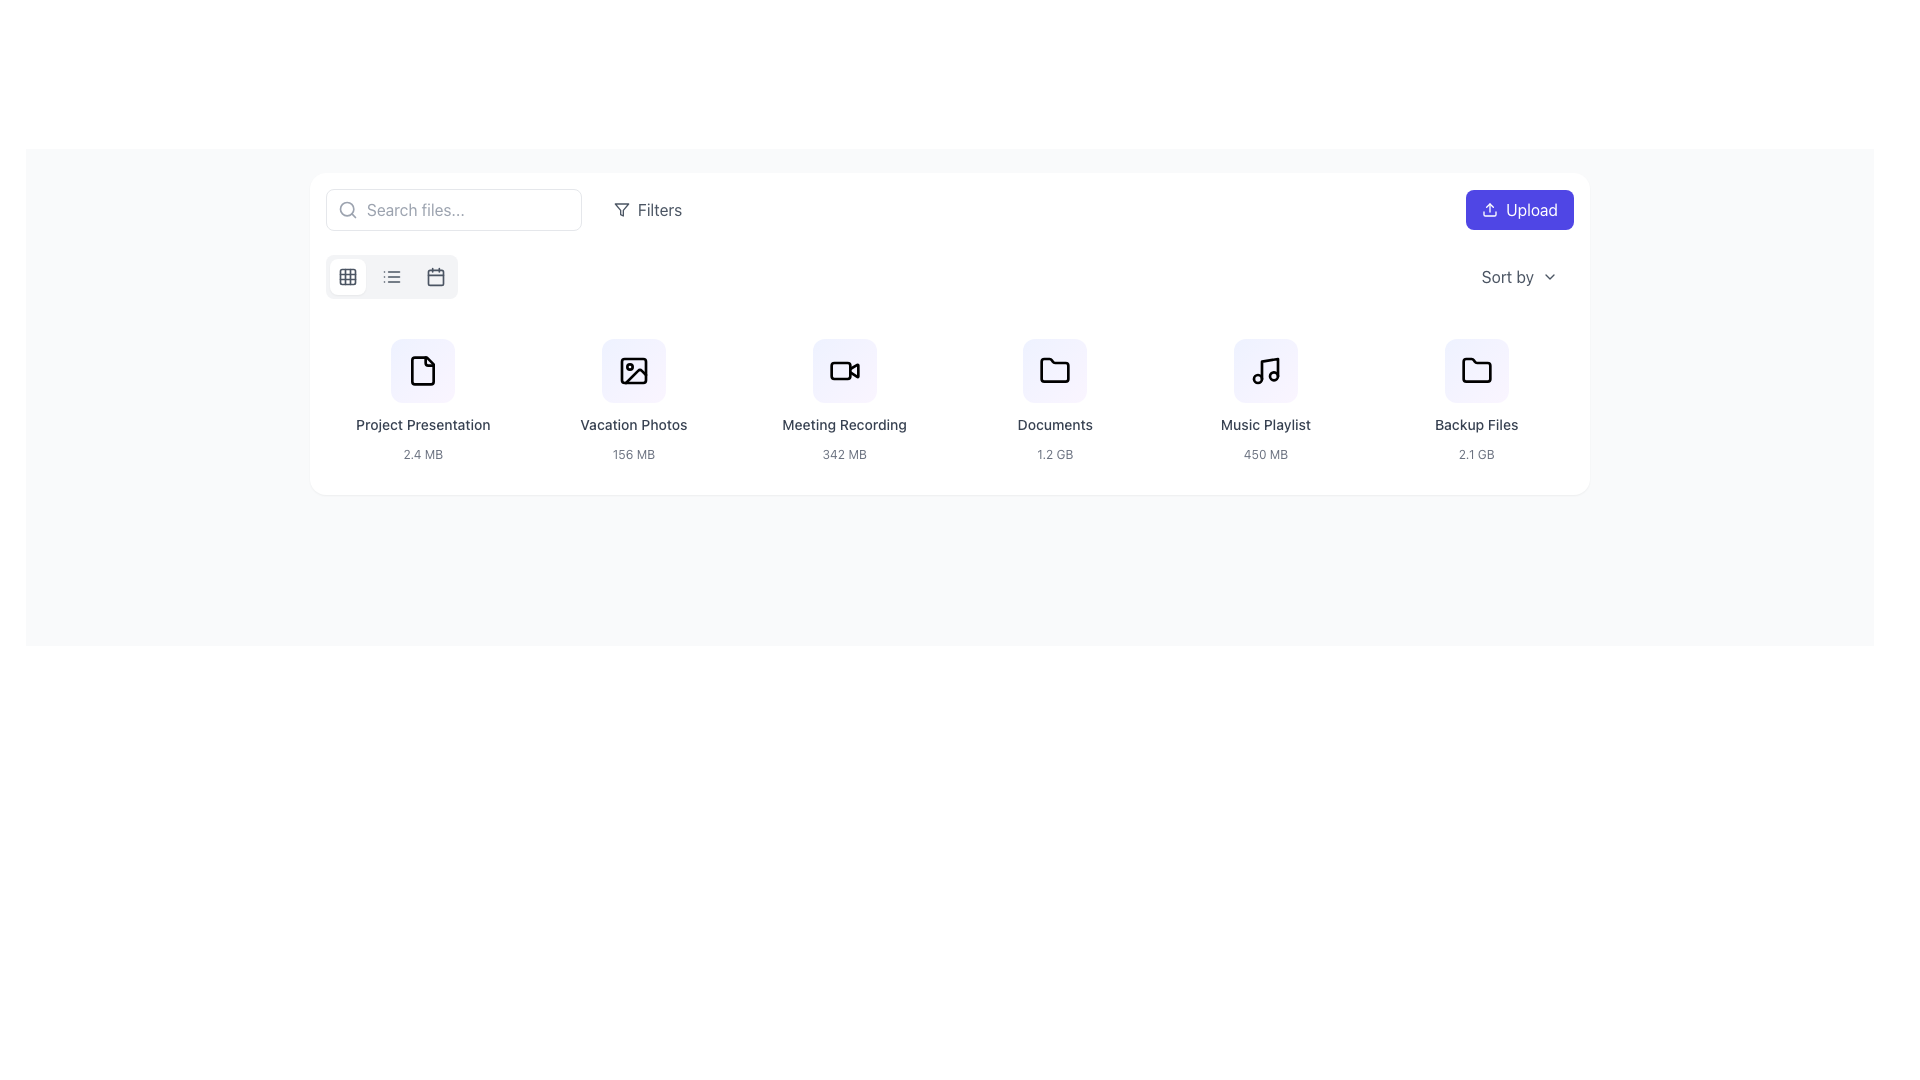  Describe the element at coordinates (392, 277) in the screenshot. I see `the middle icon button in the toolbar on the left side of the application interface` at that location.